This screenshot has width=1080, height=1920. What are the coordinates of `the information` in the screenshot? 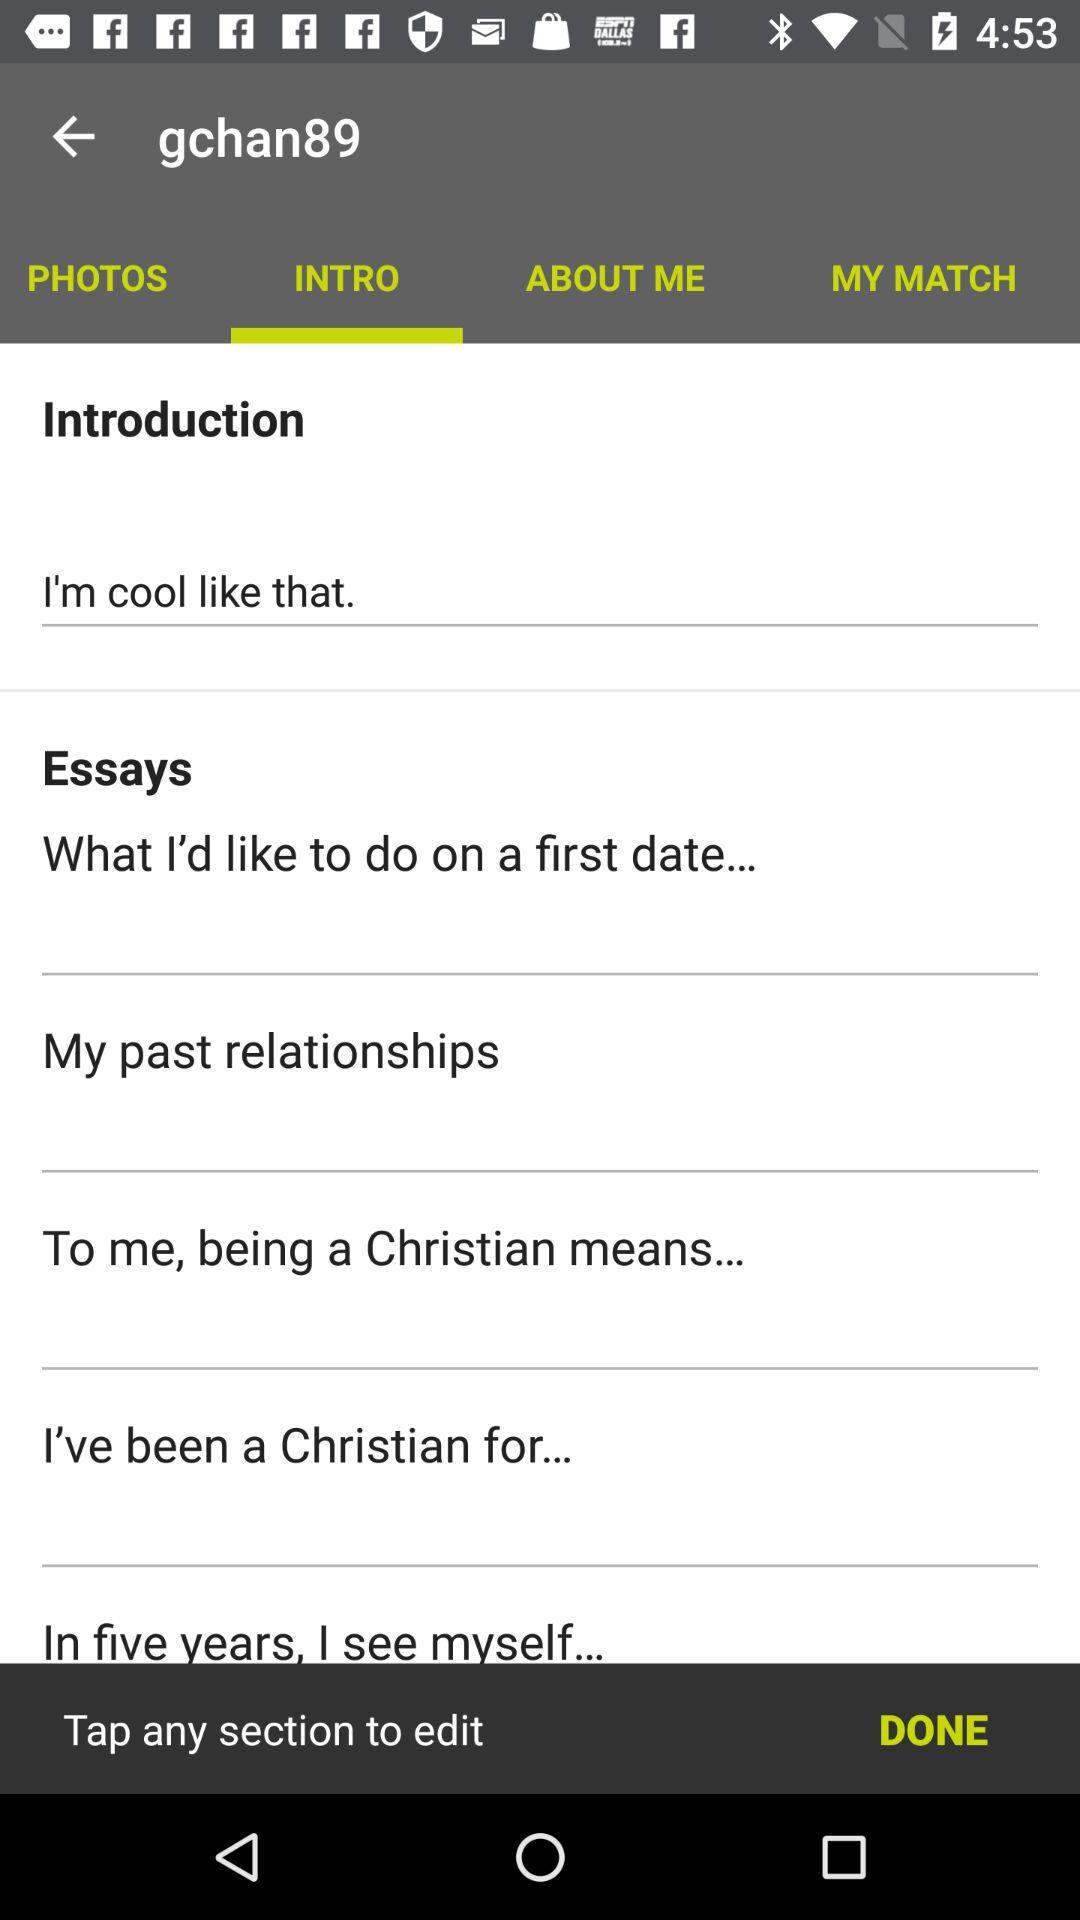 It's located at (540, 1728).